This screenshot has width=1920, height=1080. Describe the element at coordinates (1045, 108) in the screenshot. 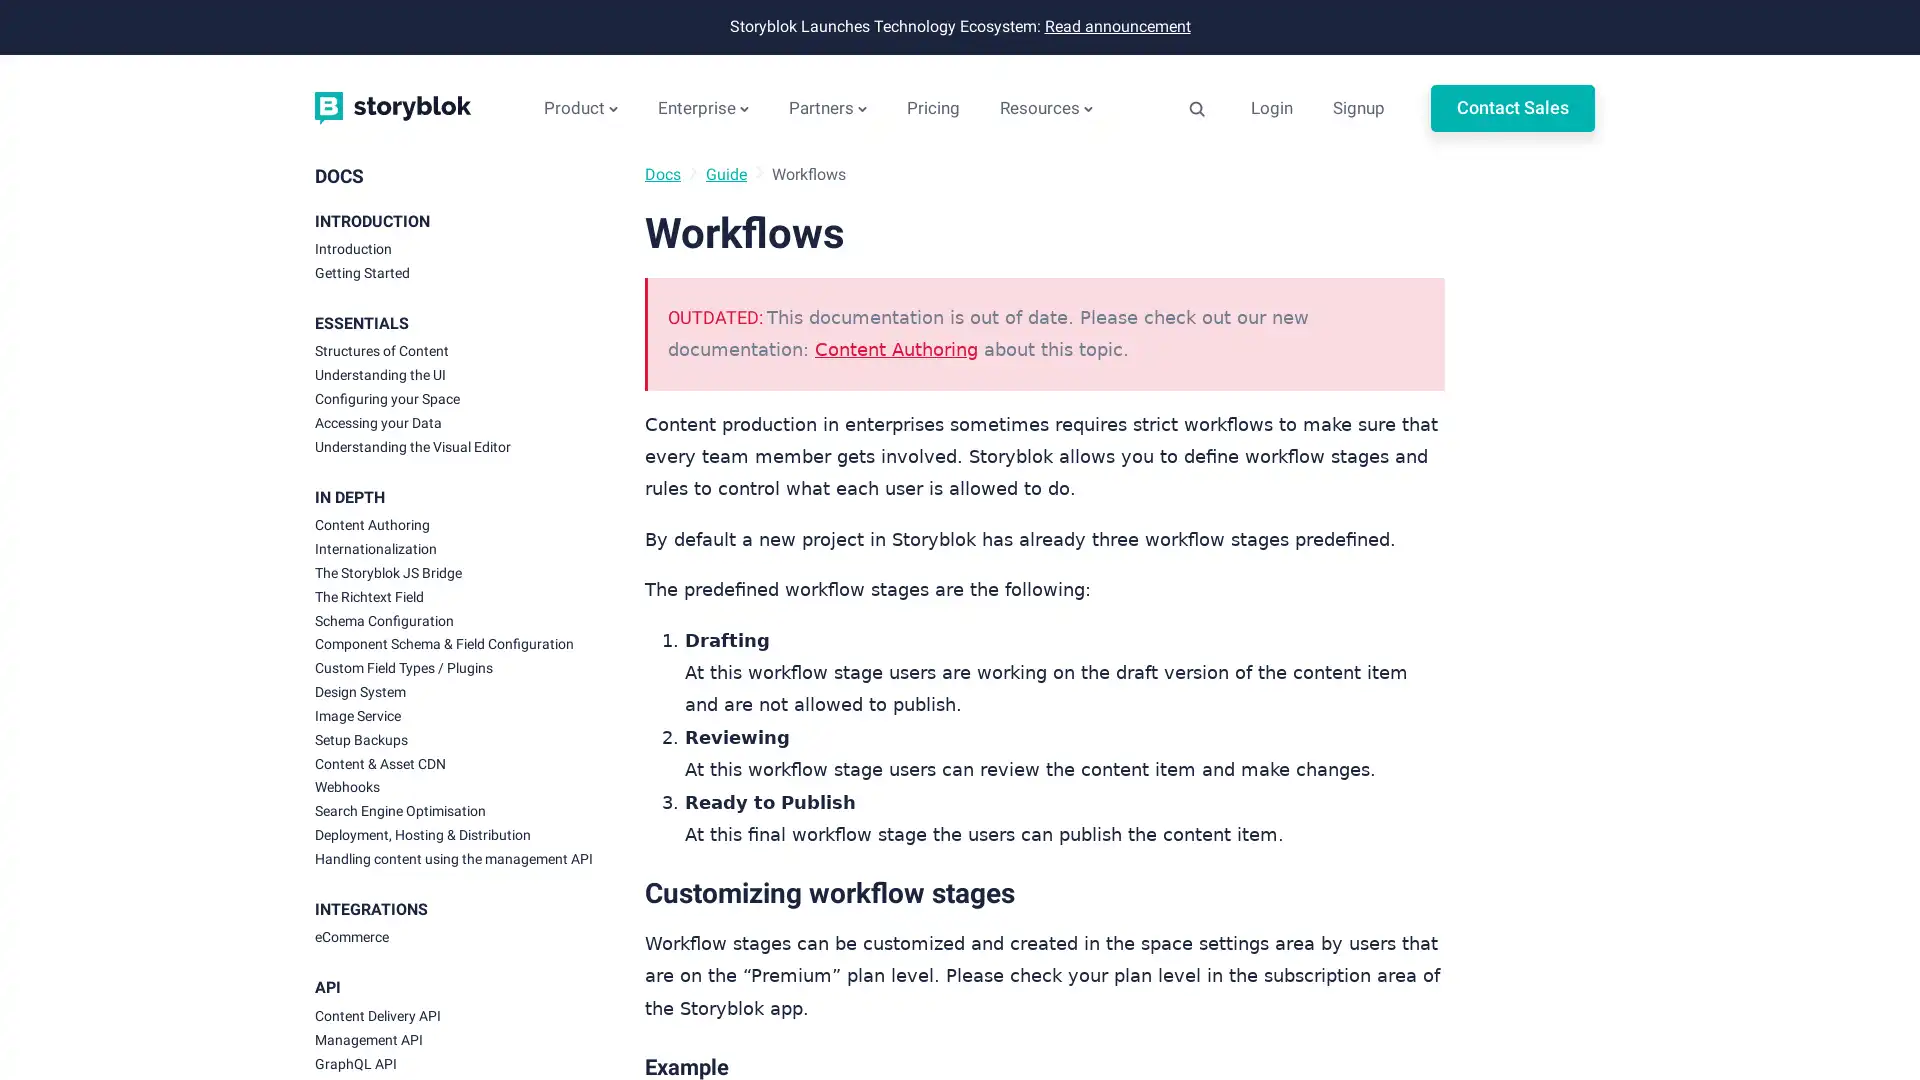

I see `Resources` at that location.